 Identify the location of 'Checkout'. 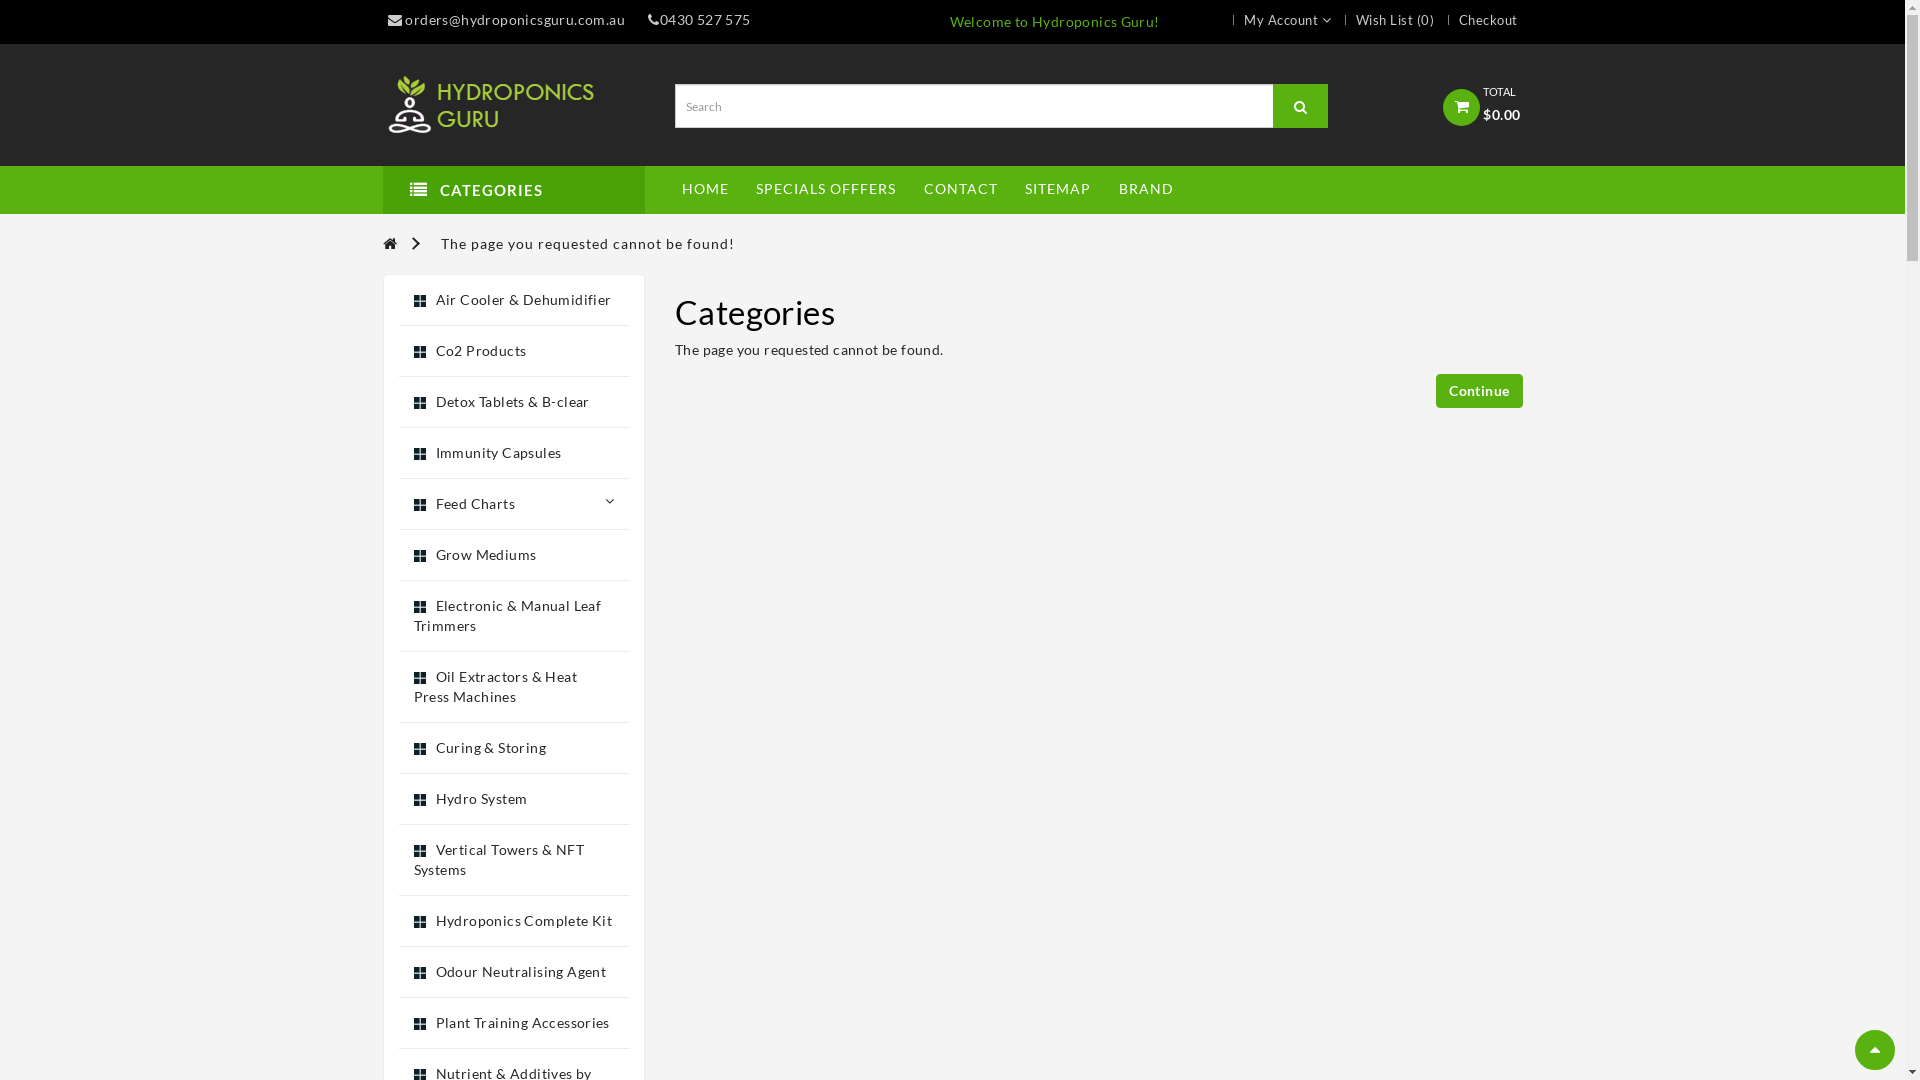
(1437, 19).